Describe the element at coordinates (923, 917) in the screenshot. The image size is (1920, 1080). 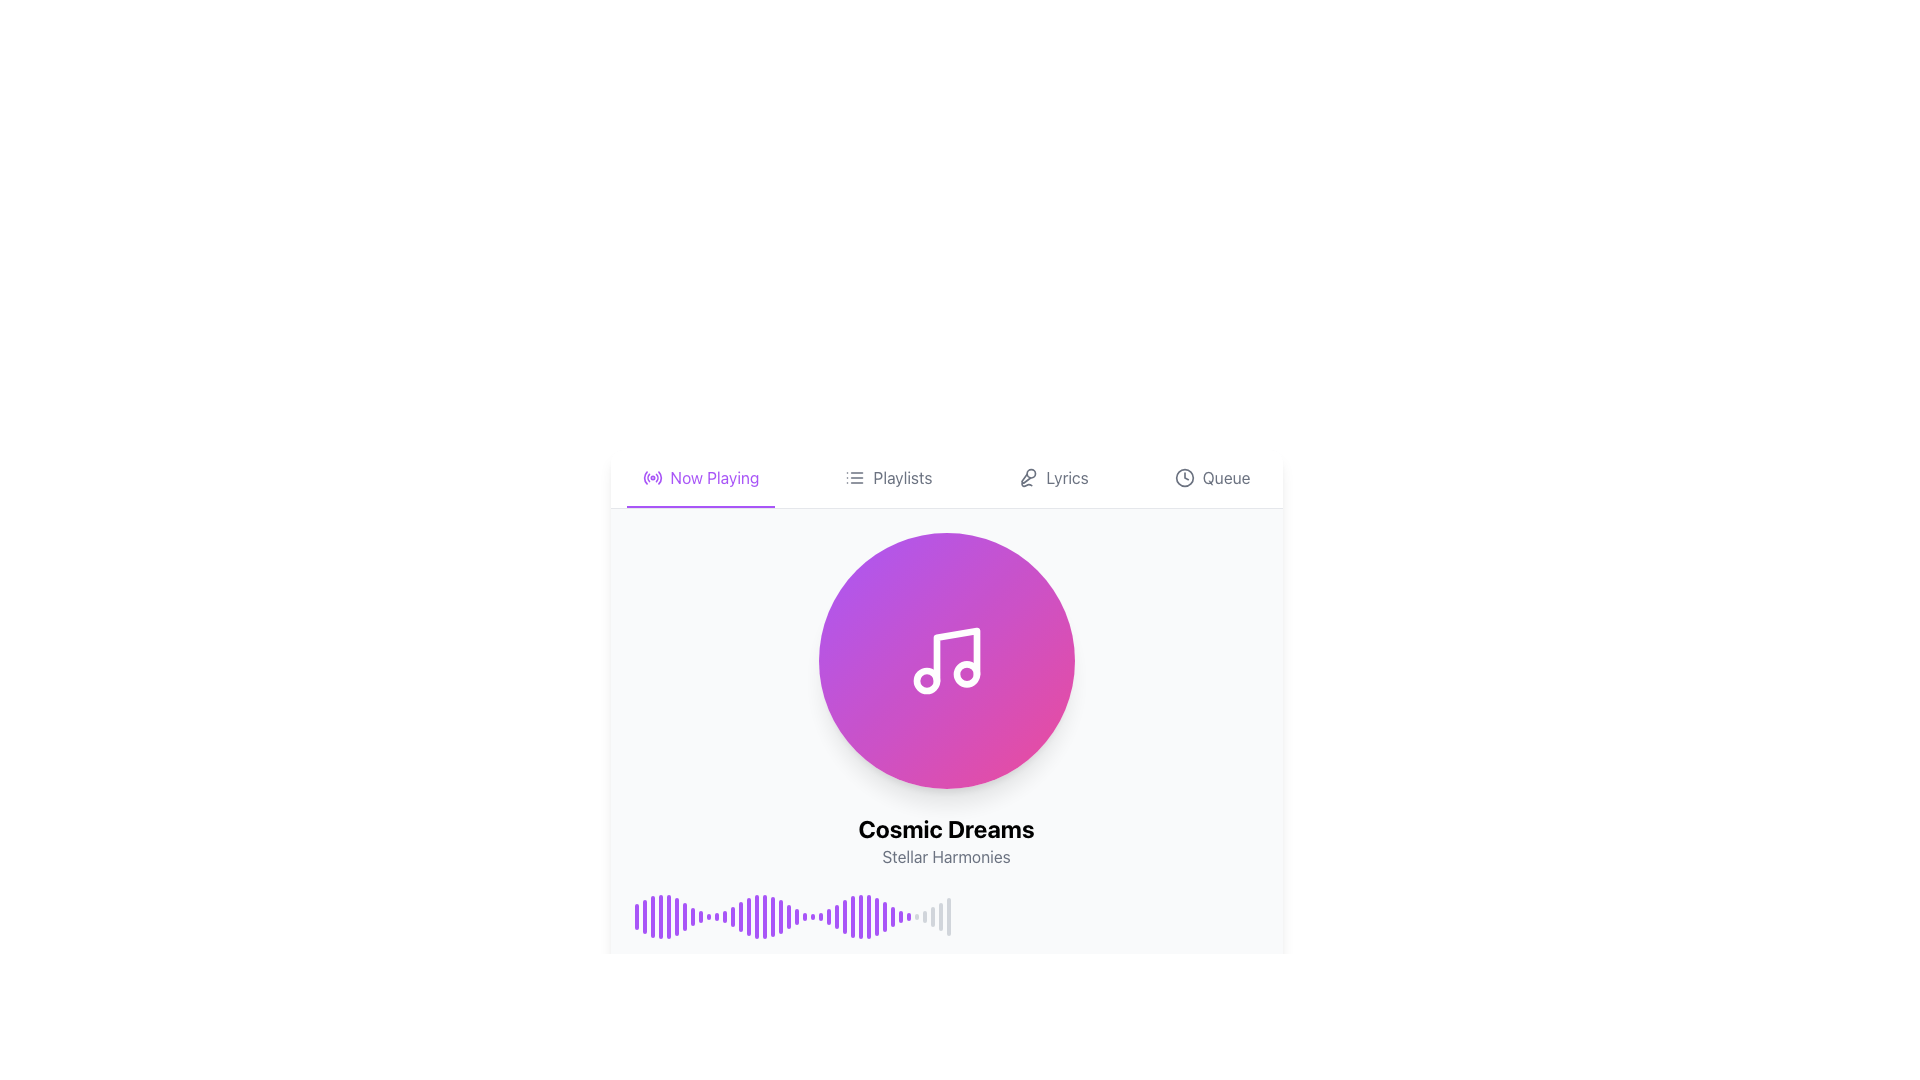
I see `the second gray bar from the right in the series of vertical bars beneath the central circular artwork` at that location.